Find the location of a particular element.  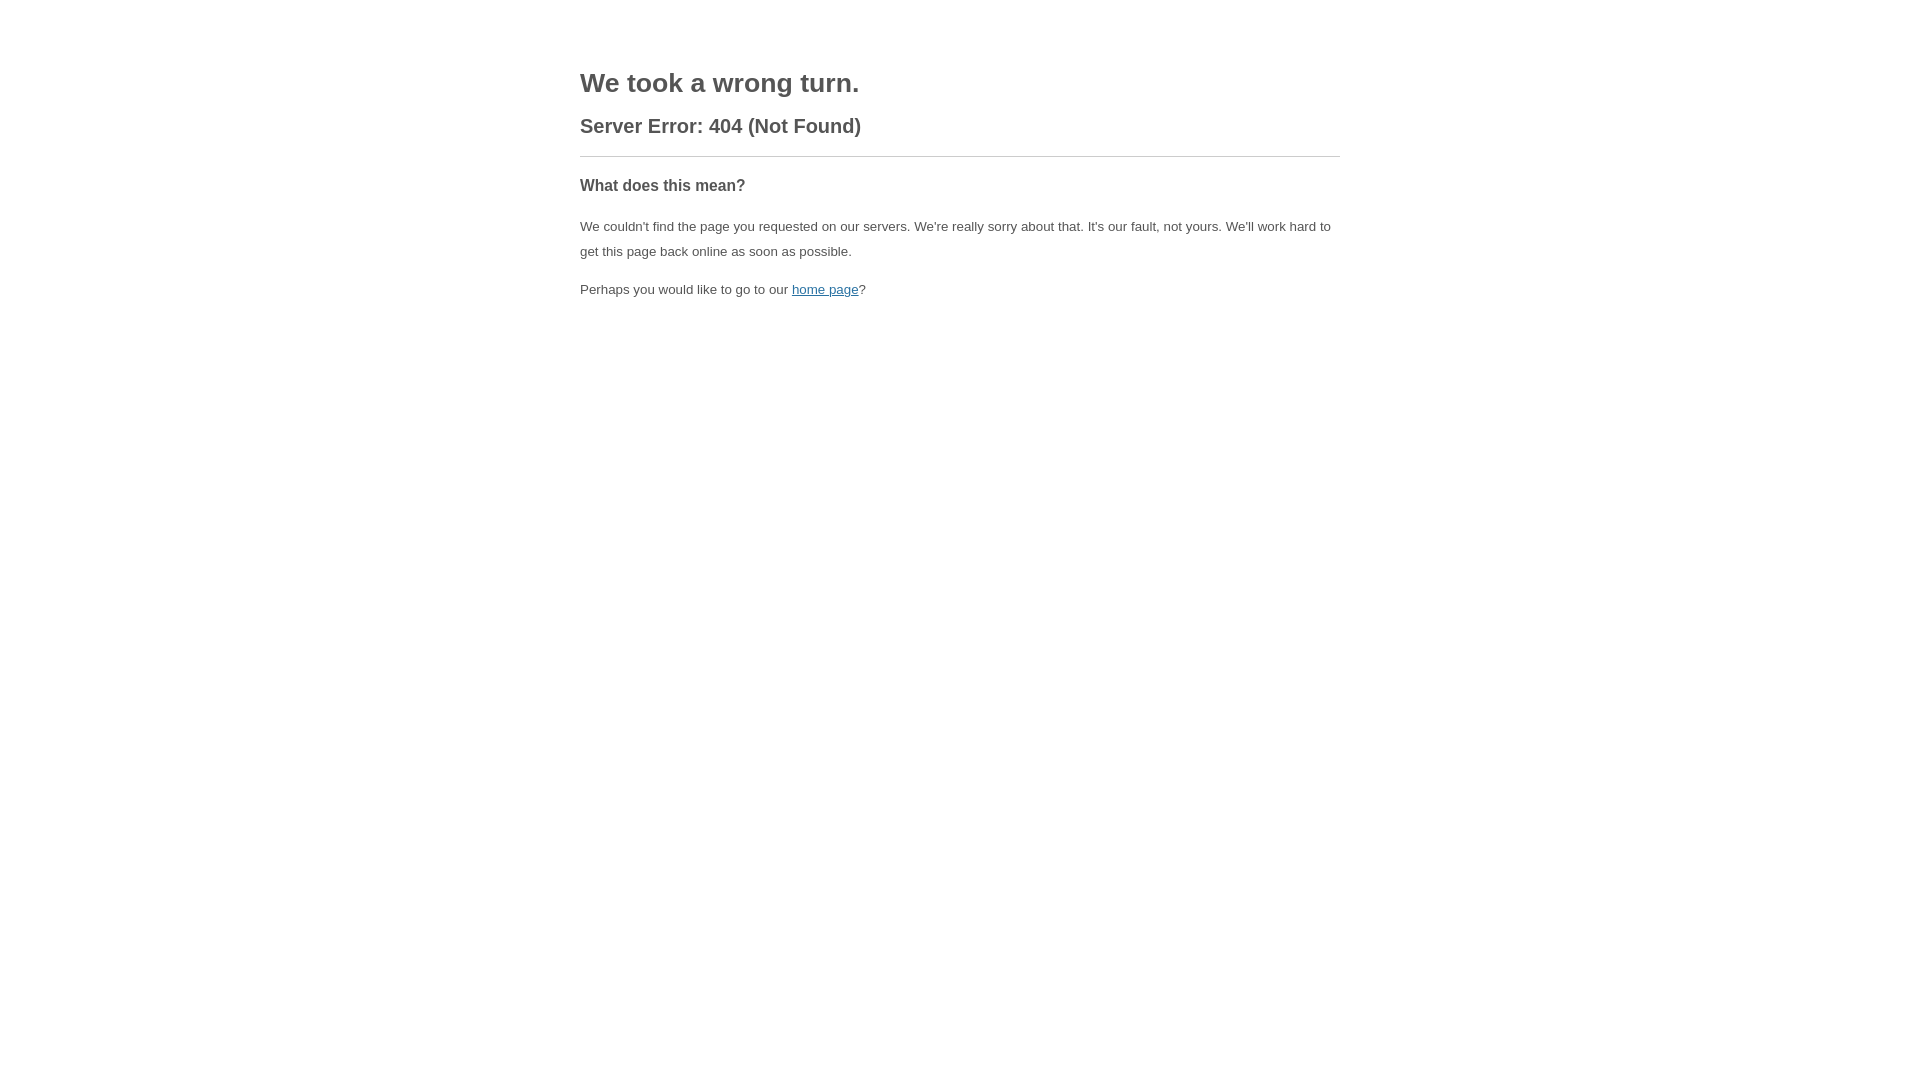

'home page' is located at coordinates (825, 289).